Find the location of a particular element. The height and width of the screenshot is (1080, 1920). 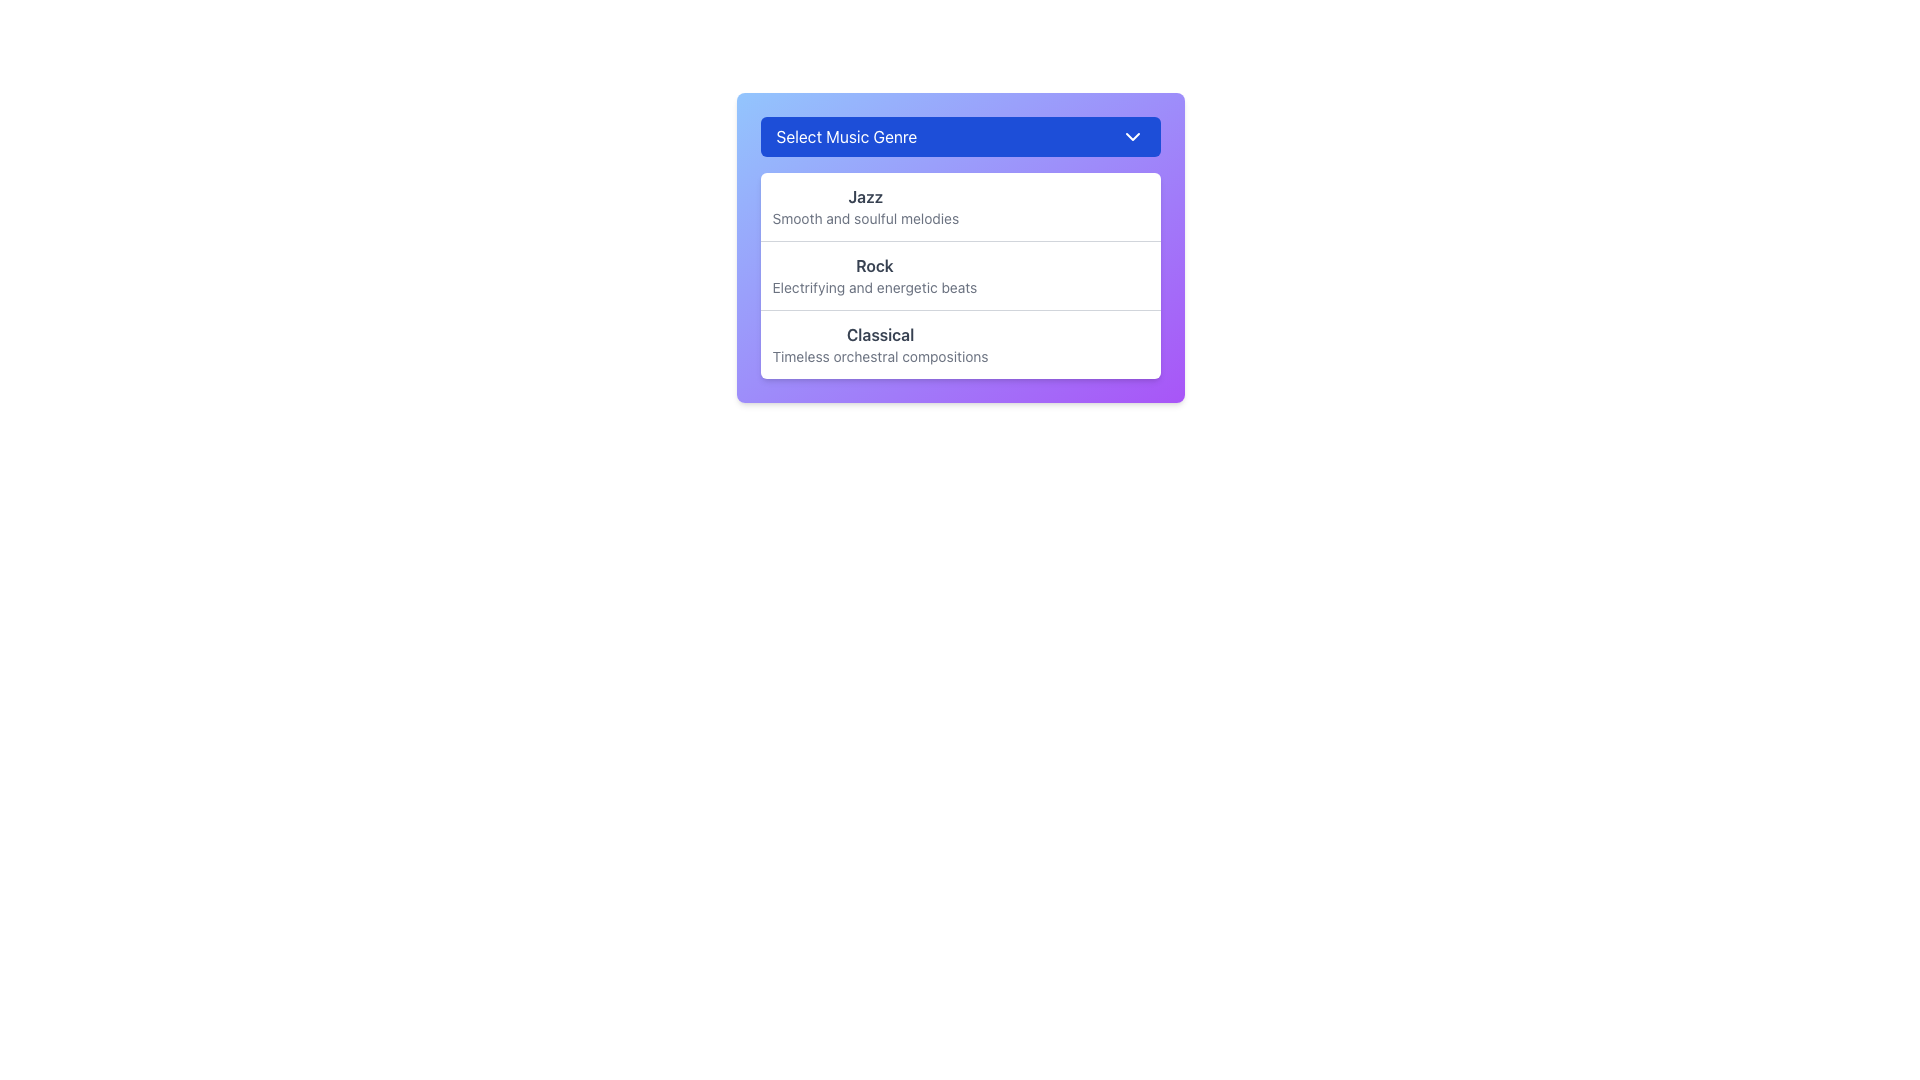

the second selectable option in the dropdown menu for musical genres is located at coordinates (960, 276).